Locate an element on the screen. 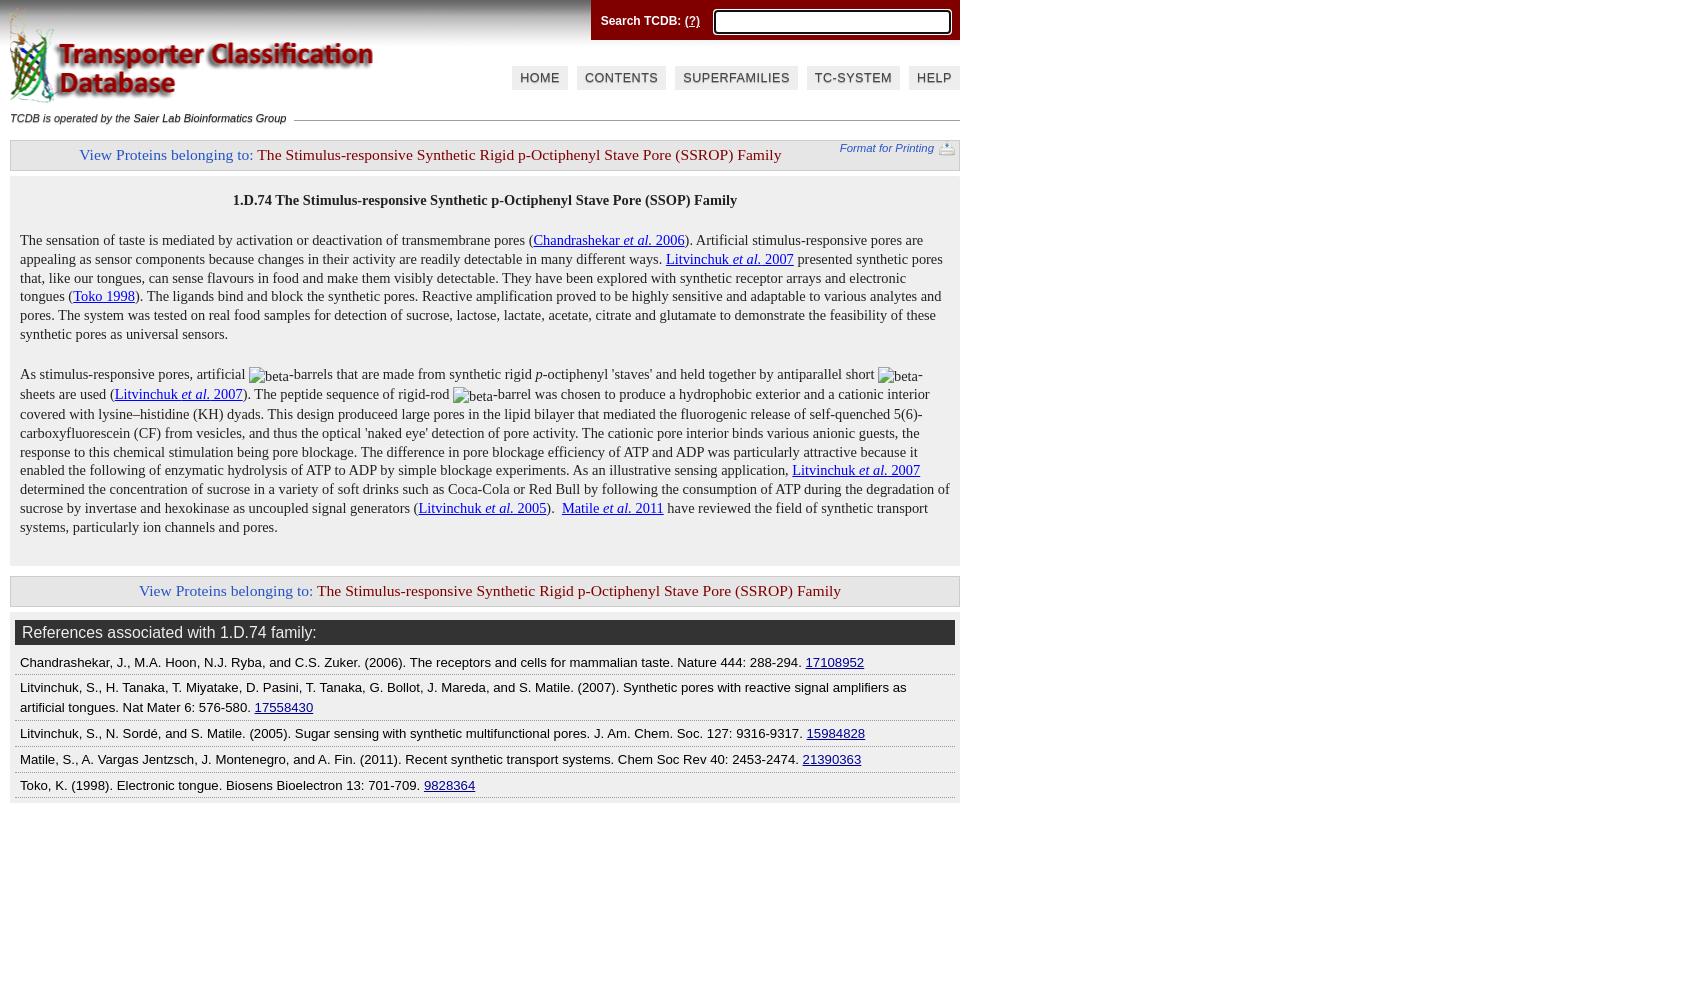  'Matile, S., A. Vargas Jentzsch, J. Montenegro, and A. Fin. (2011).  Recent synthetic transport systems.  Chem Soc Rev 40: 2453-2474.' is located at coordinates (410, 758).